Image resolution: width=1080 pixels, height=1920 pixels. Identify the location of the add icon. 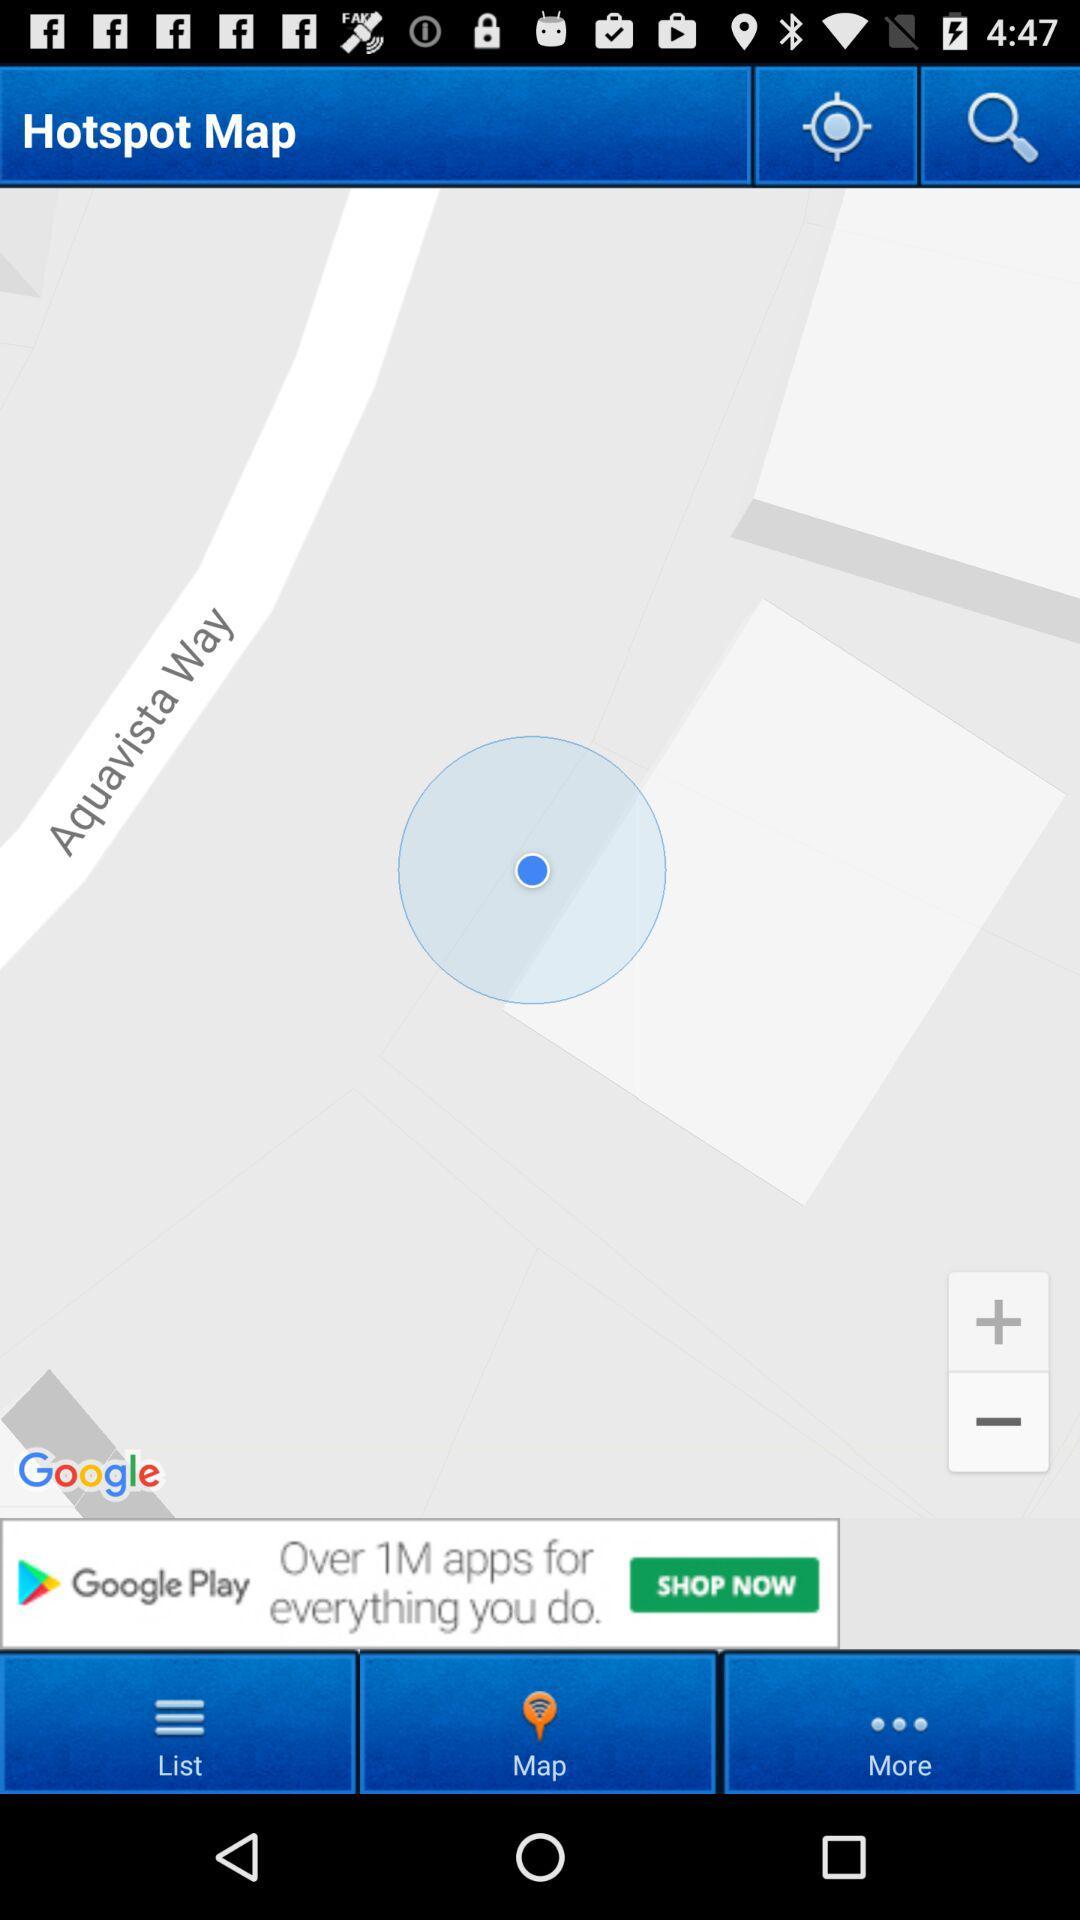
(998, 1411).